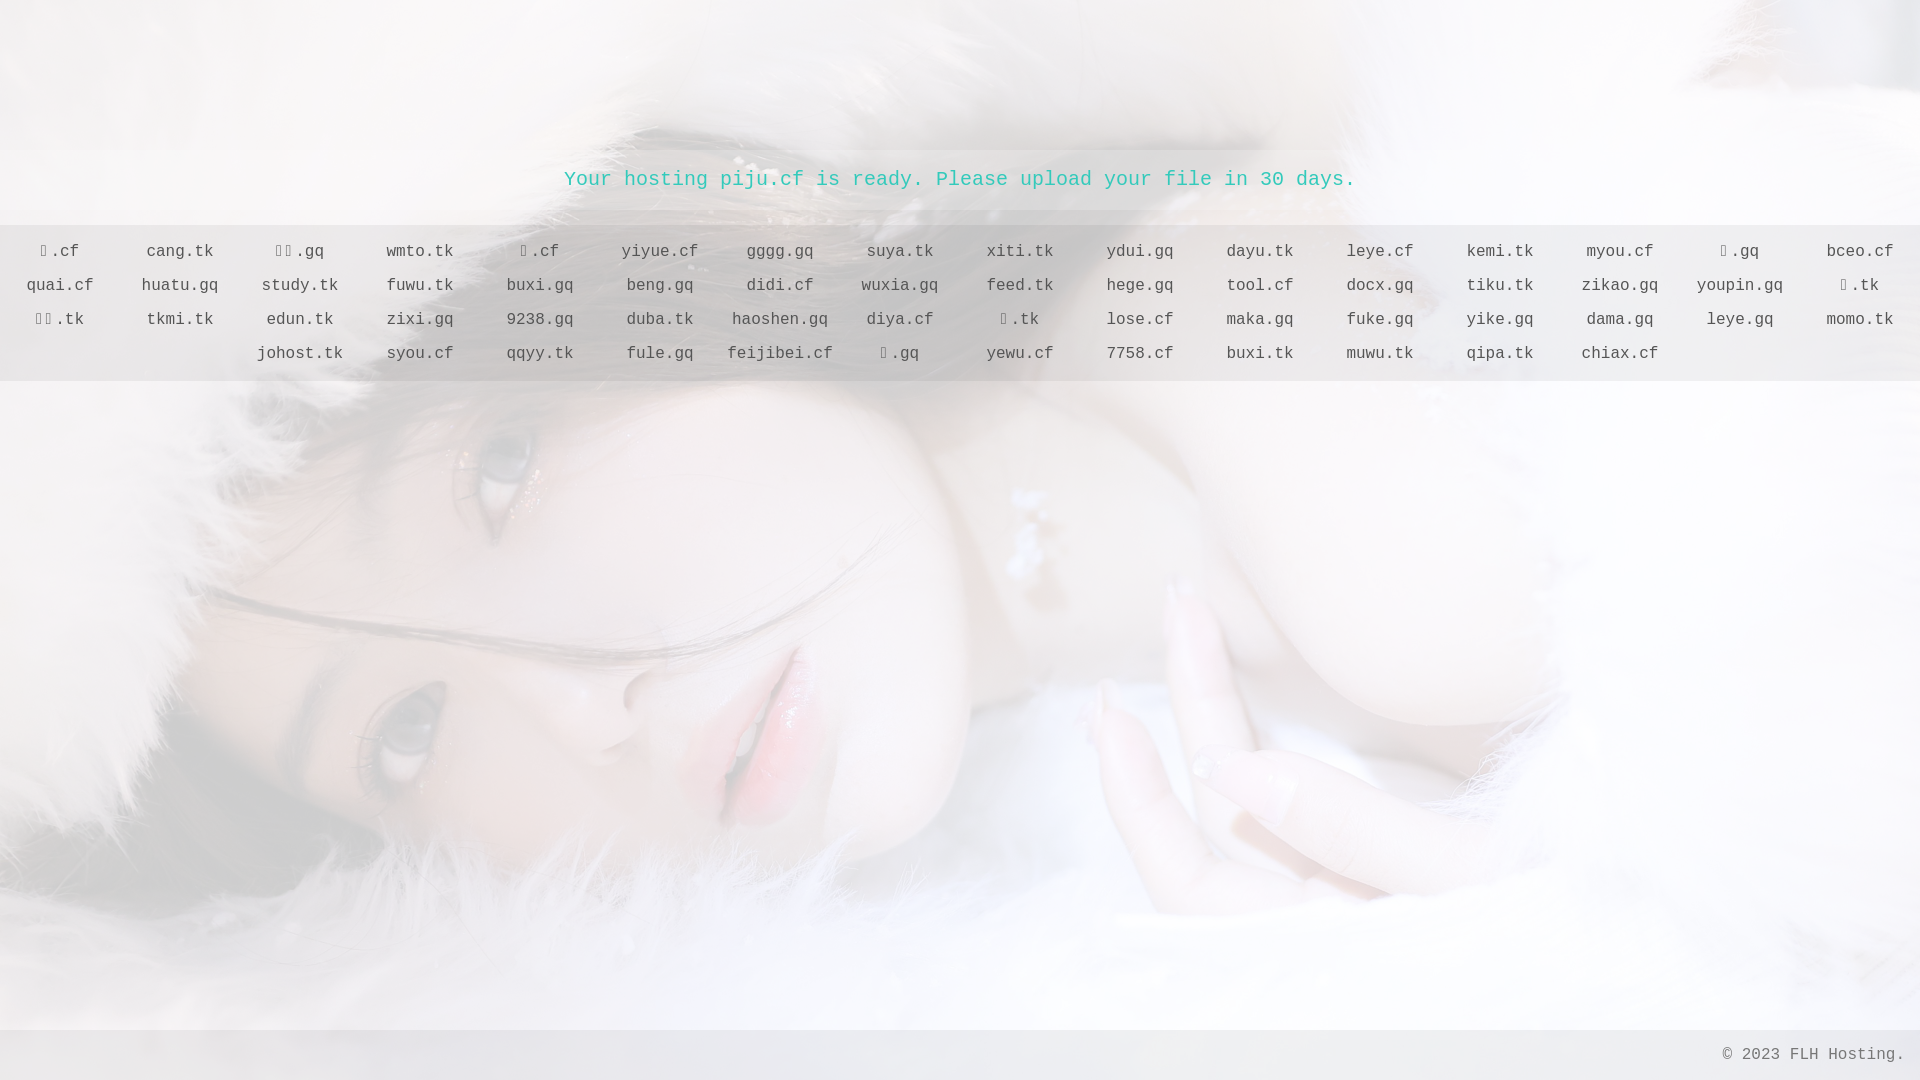 This screenshot has width=1920, height=1080. Describe the element at coordinates (1379, 250) in the screenshot. I see `'leye.cf'` at that location.